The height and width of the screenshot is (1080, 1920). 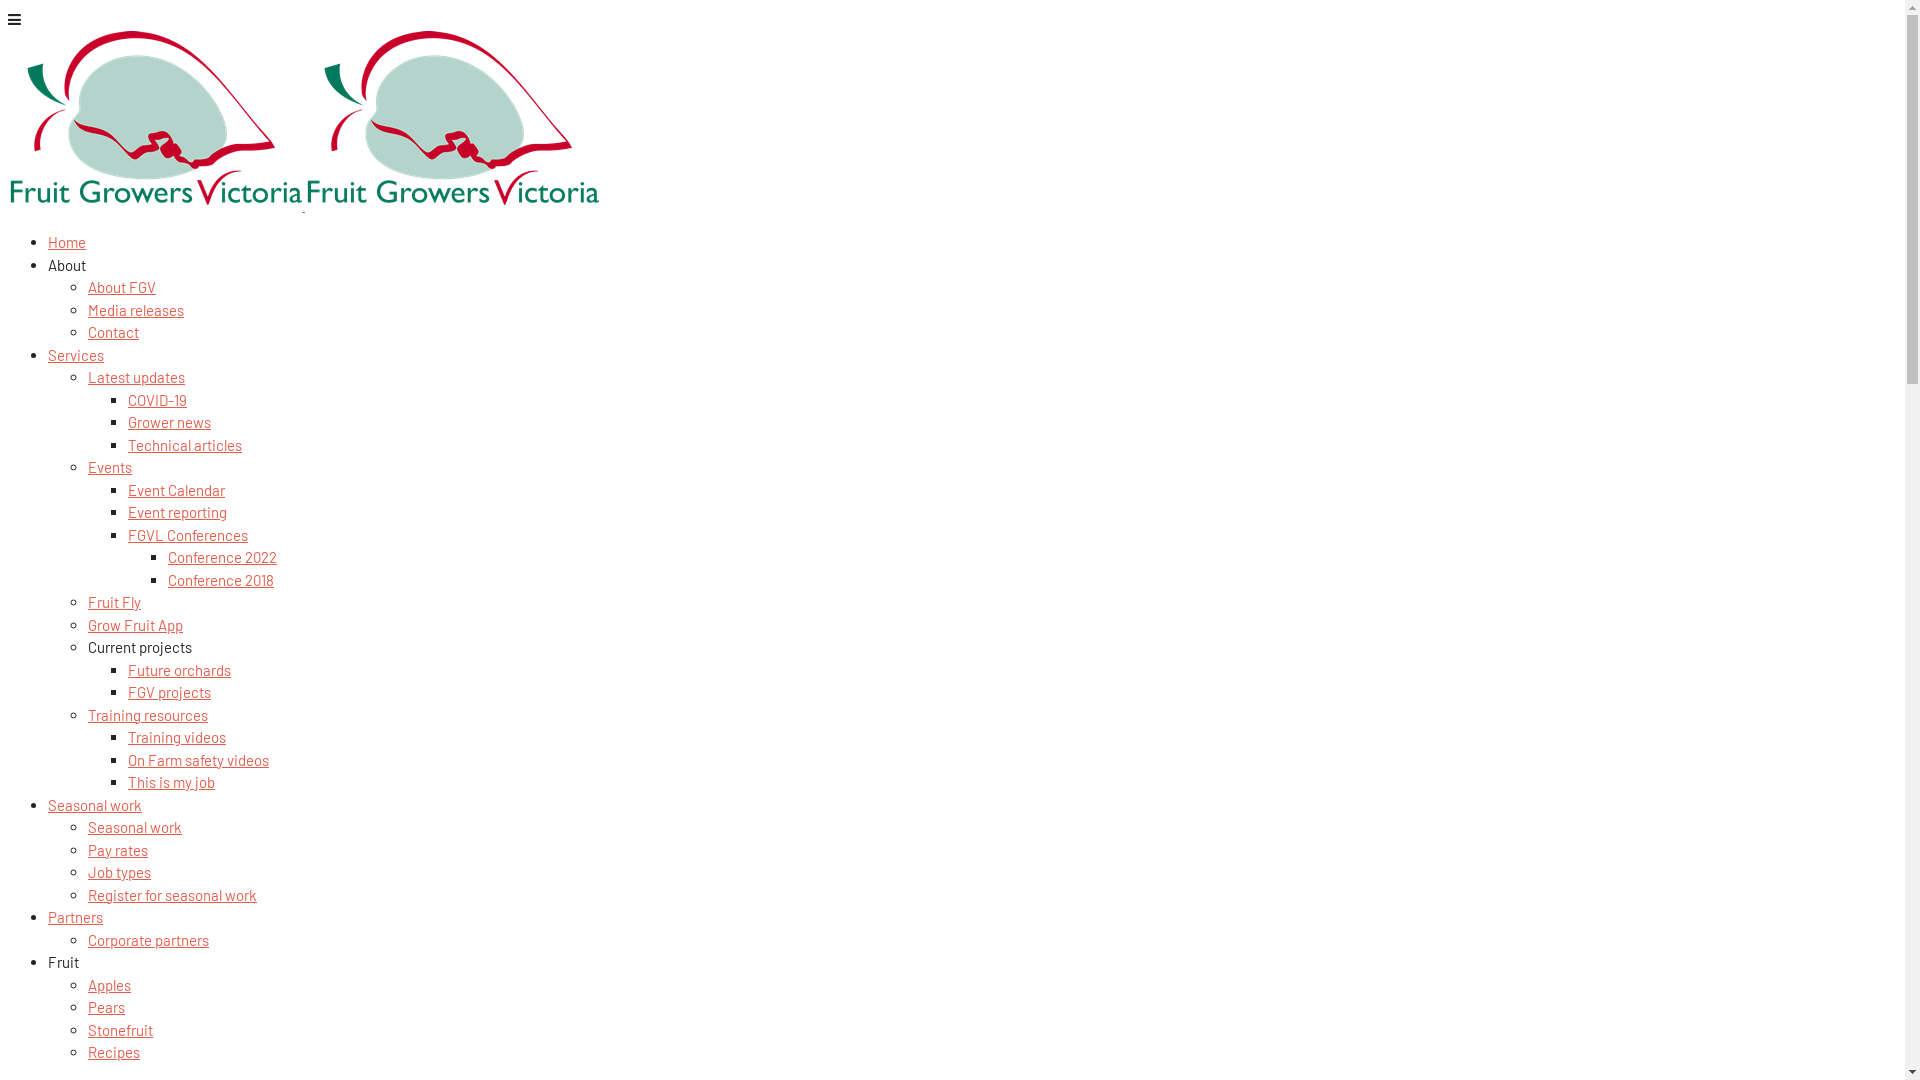 I want to click on 'About FGV', so click(x=120, y=286).